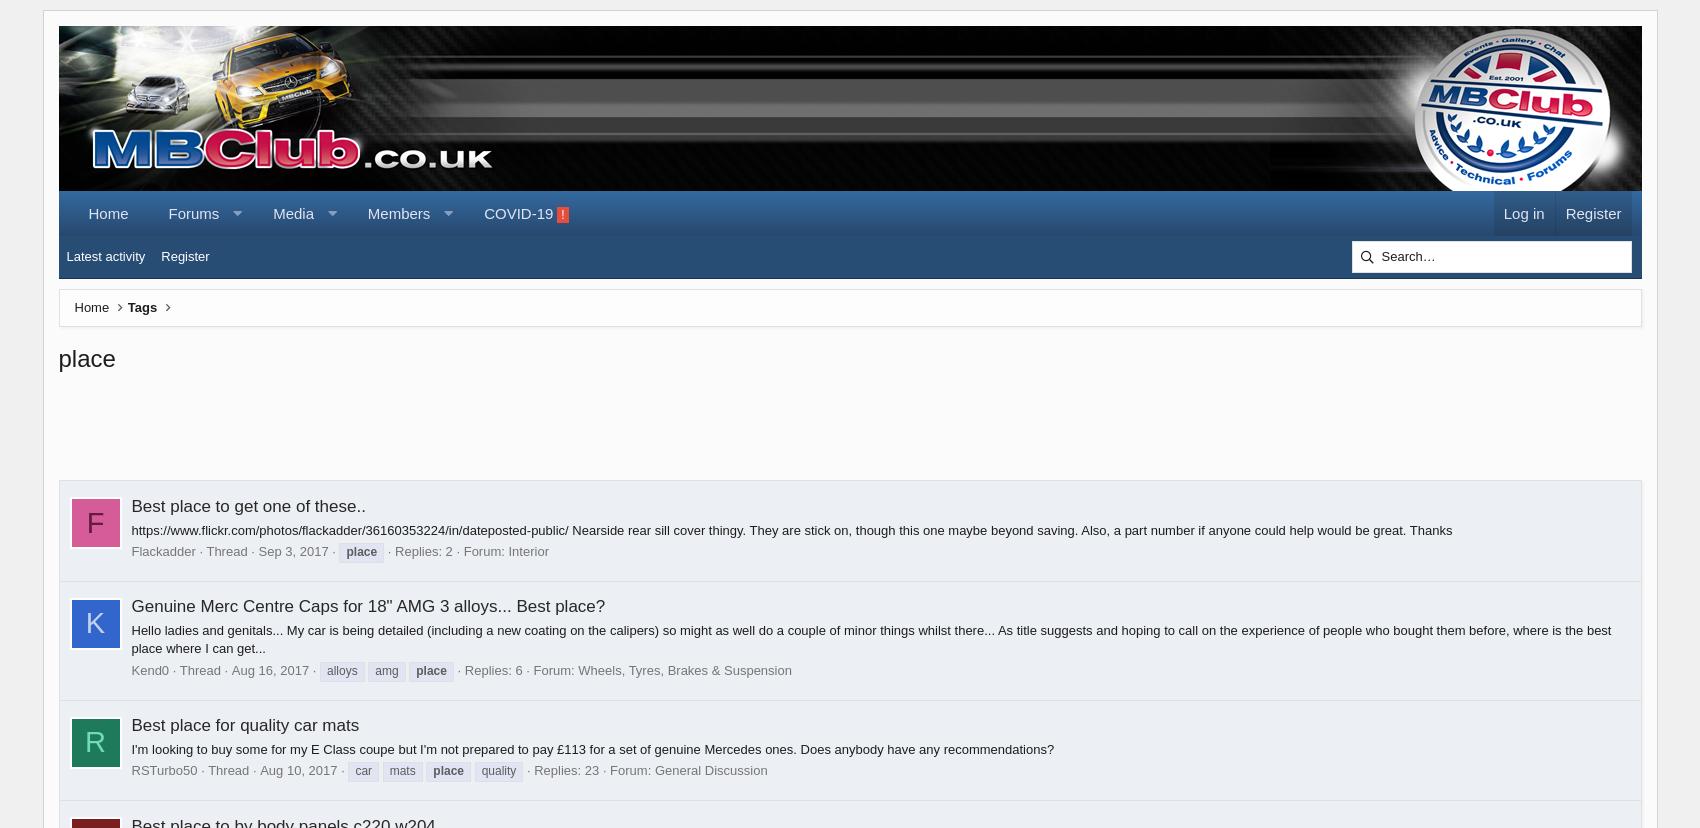 The image size is (1700, 828). What do you see at coordinates (293, 550) in the screenshot?
I see `'Sep 3, 2017'` at bounding box center [293, 550].